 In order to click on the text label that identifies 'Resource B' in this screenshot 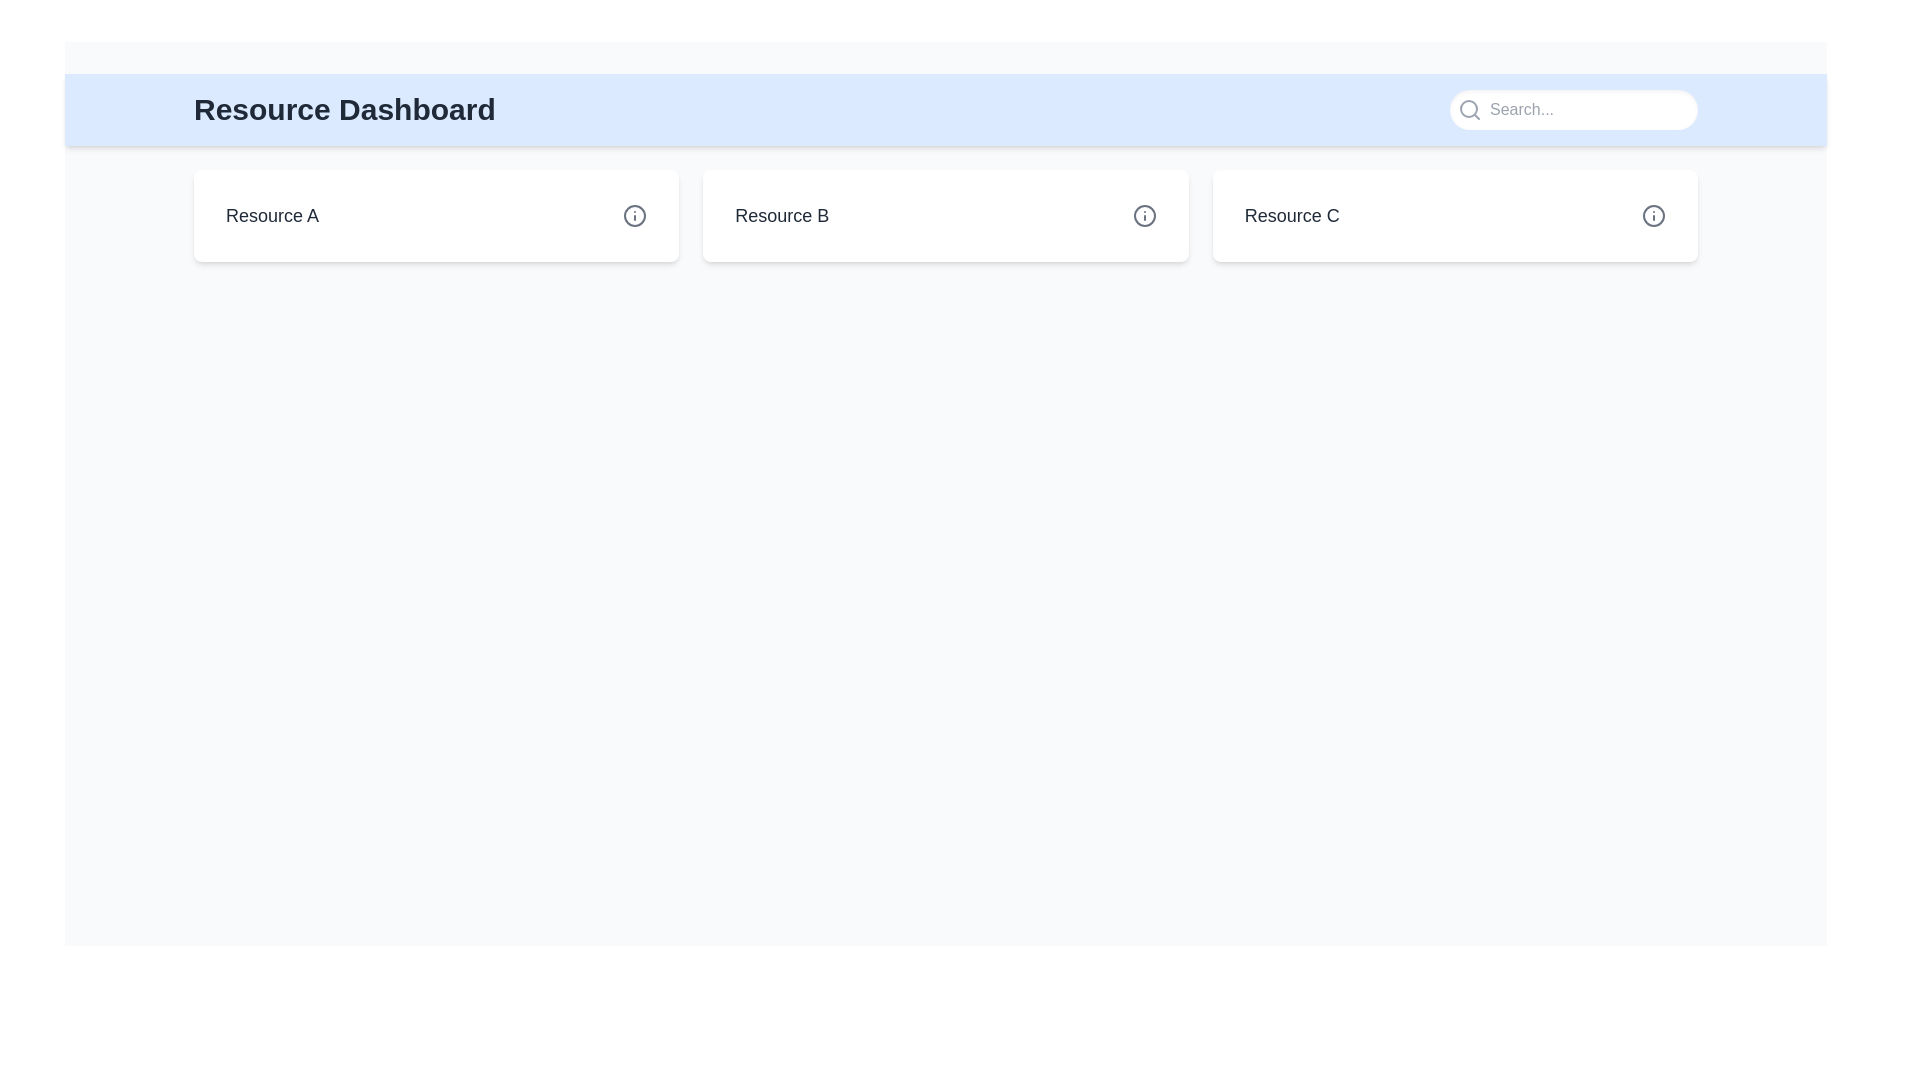, I will do `click(781, 216)`.